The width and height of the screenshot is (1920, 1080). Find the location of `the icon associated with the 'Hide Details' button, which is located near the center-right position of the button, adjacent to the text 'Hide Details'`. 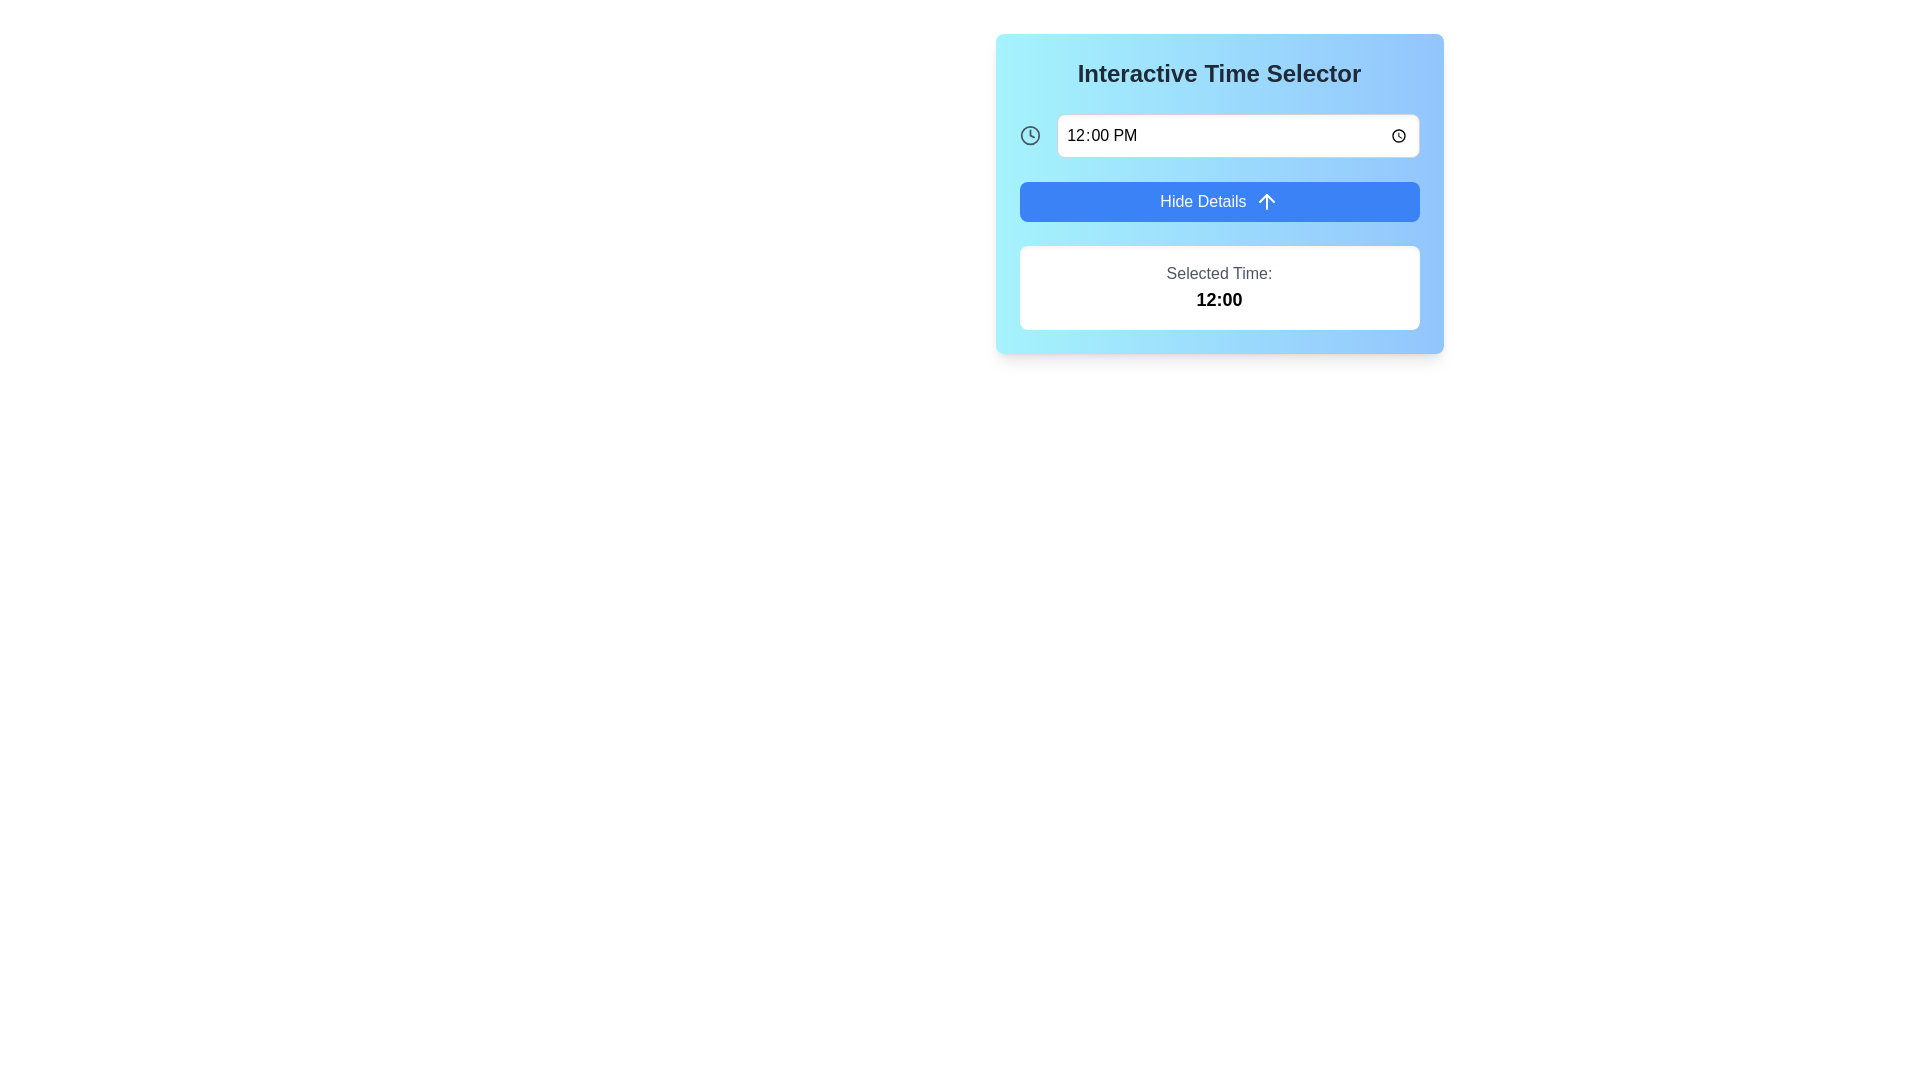

the icon associated with the 'Hide Details' button, which is located near the center-right position of the button, adjacent to the text 'Hide Details' is located at coordinates (1265, 201).